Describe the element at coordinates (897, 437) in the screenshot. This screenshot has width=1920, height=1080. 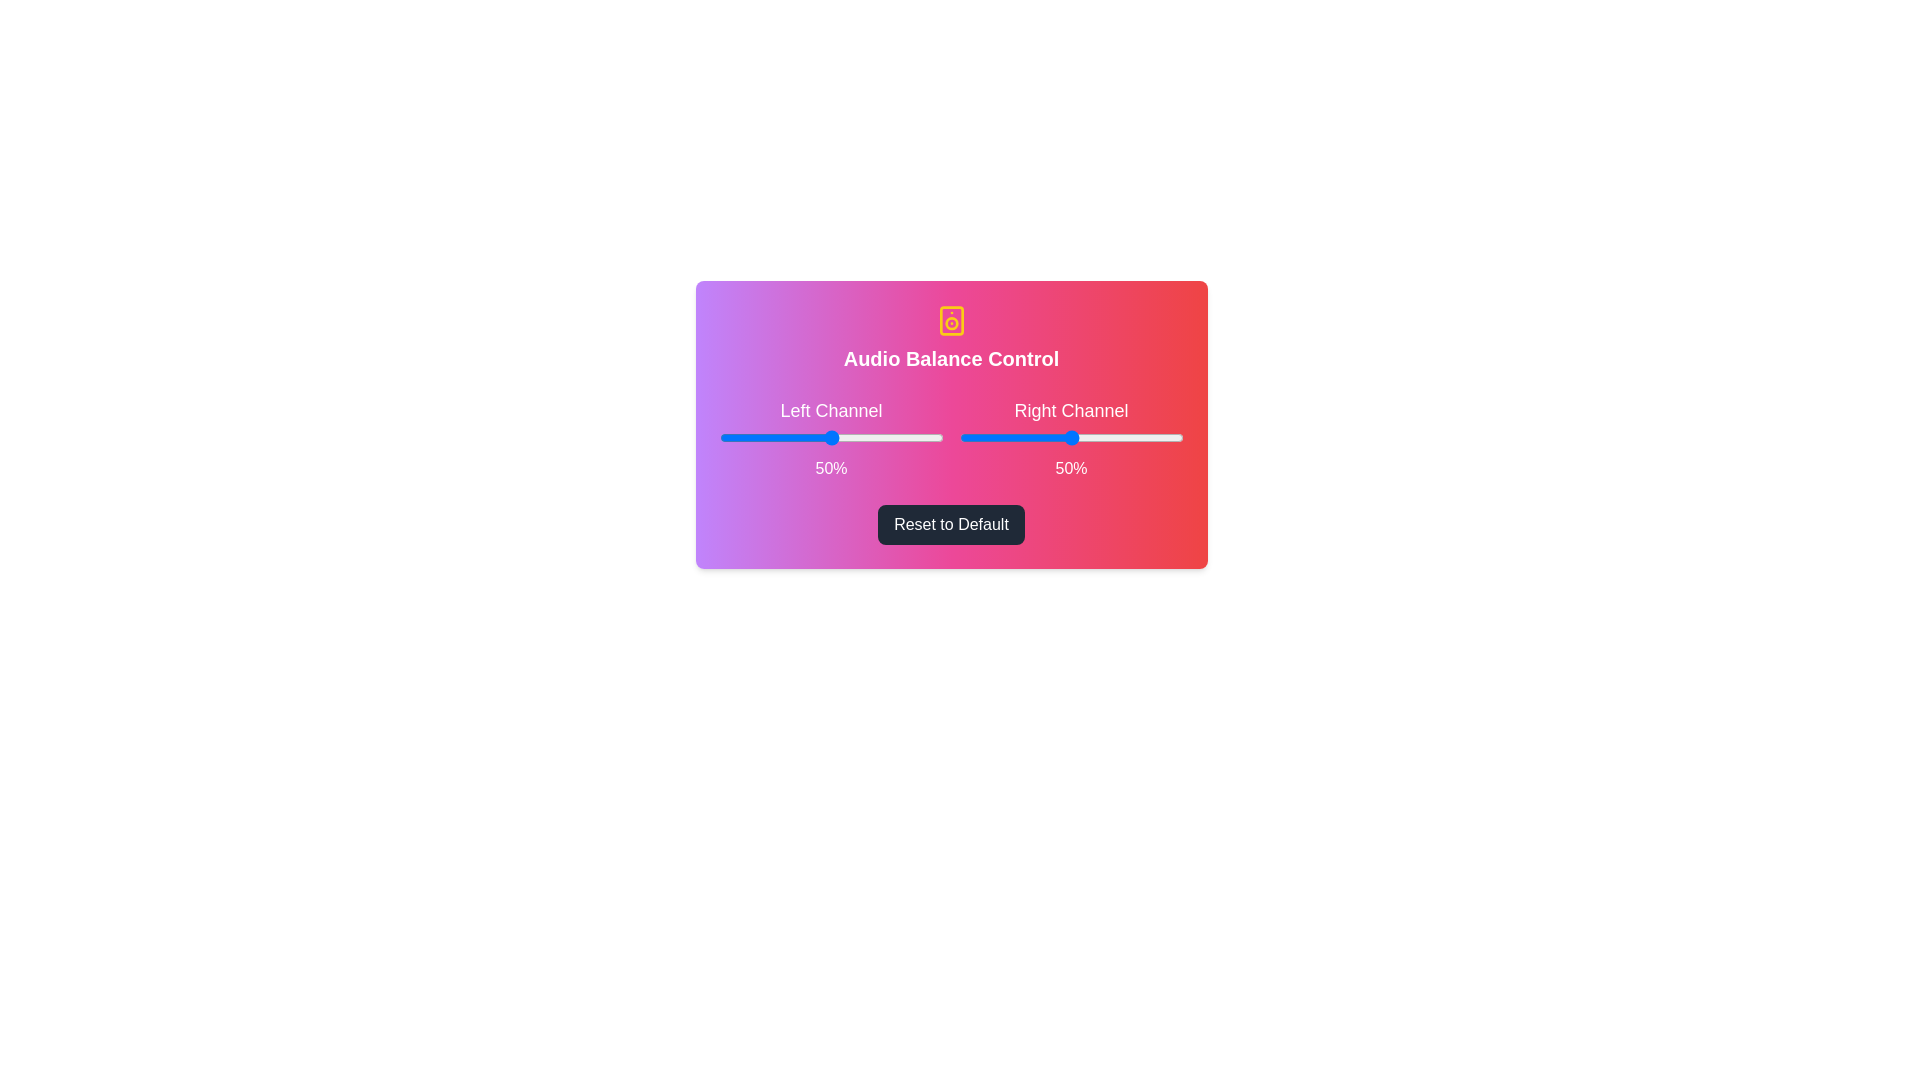
I see `the left slider to 80%` at that location.